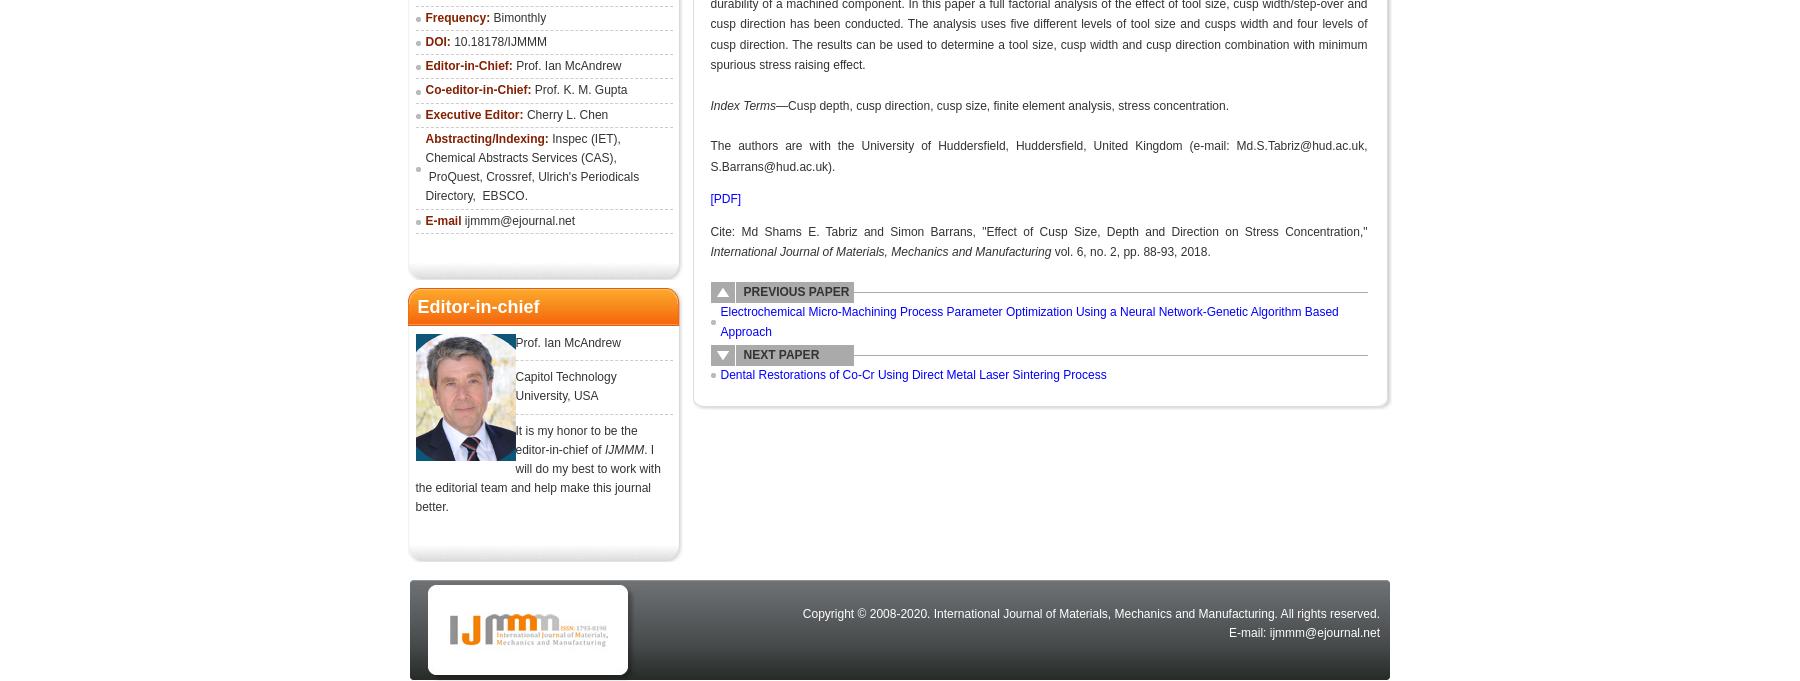 Image resolution: width=1800 pixels, height=681 pixels. Describe the element at coordinates (708, 198) in the screenshot. I see `'[PDF]'` at that location.